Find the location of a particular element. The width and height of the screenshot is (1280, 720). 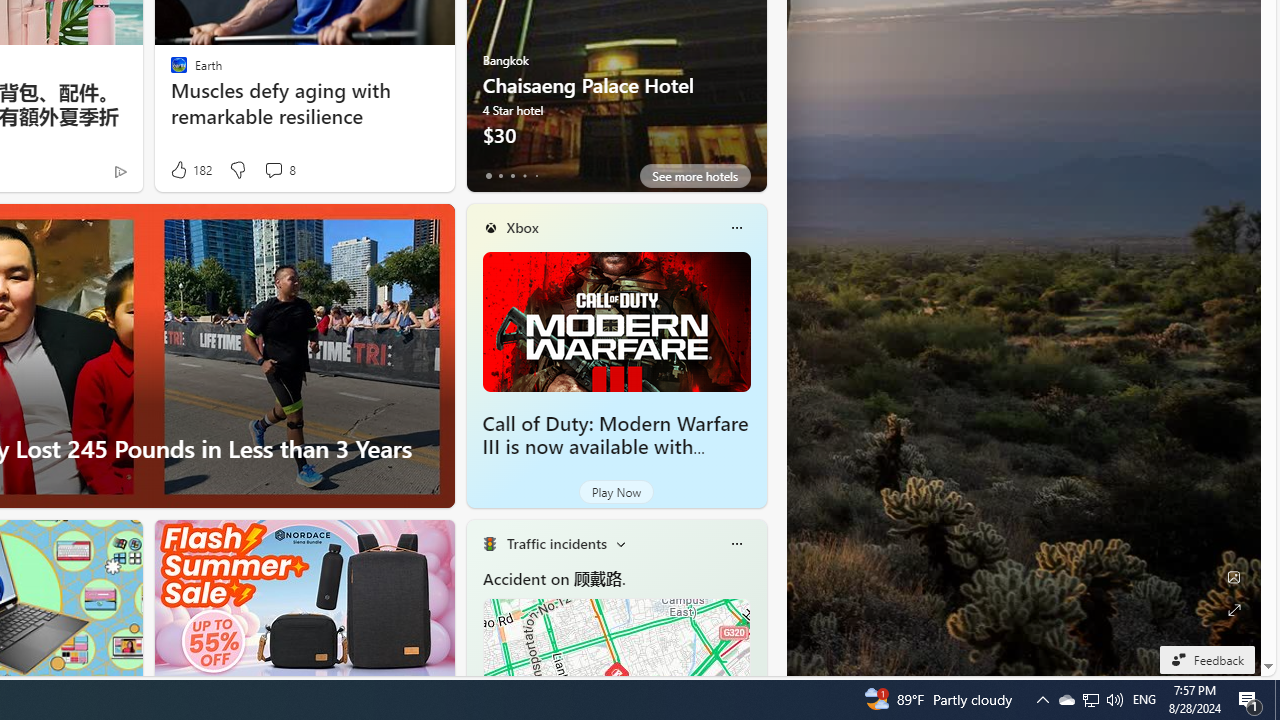

'Expand background' is located at coordinates (1232, 609).